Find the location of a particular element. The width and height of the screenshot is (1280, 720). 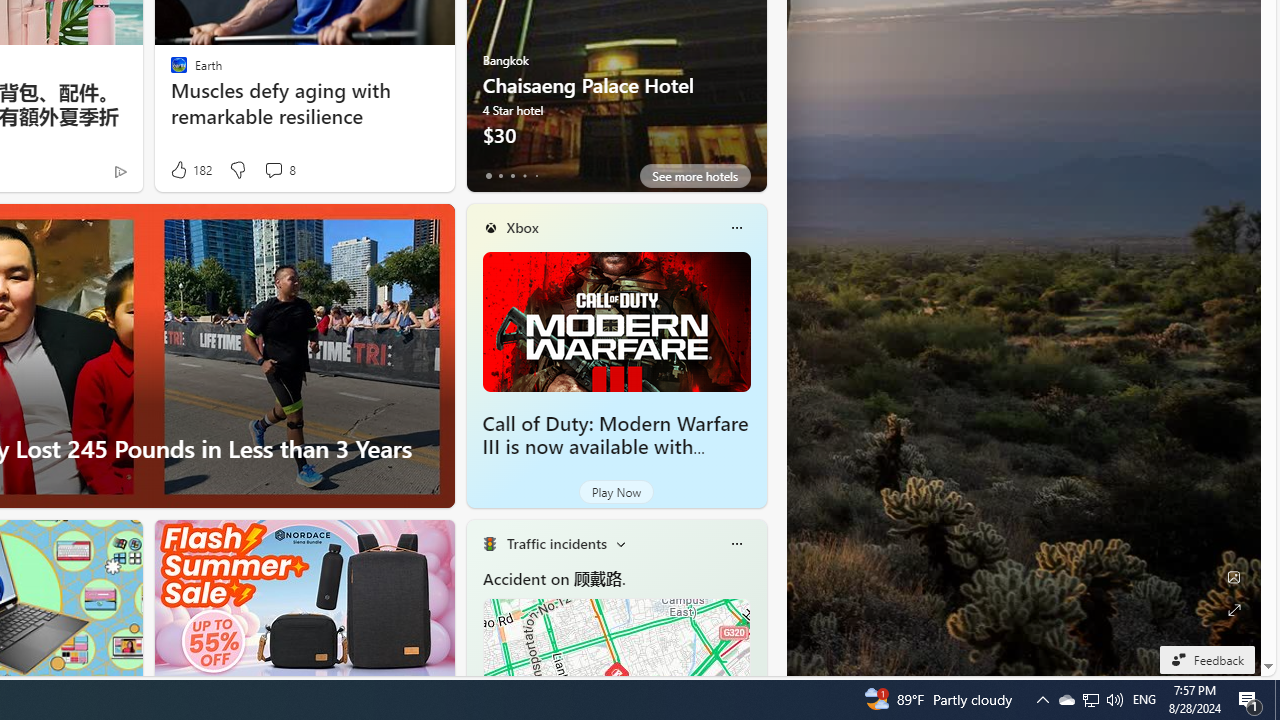

'Expand background' is located at coordinates (1232, 609).